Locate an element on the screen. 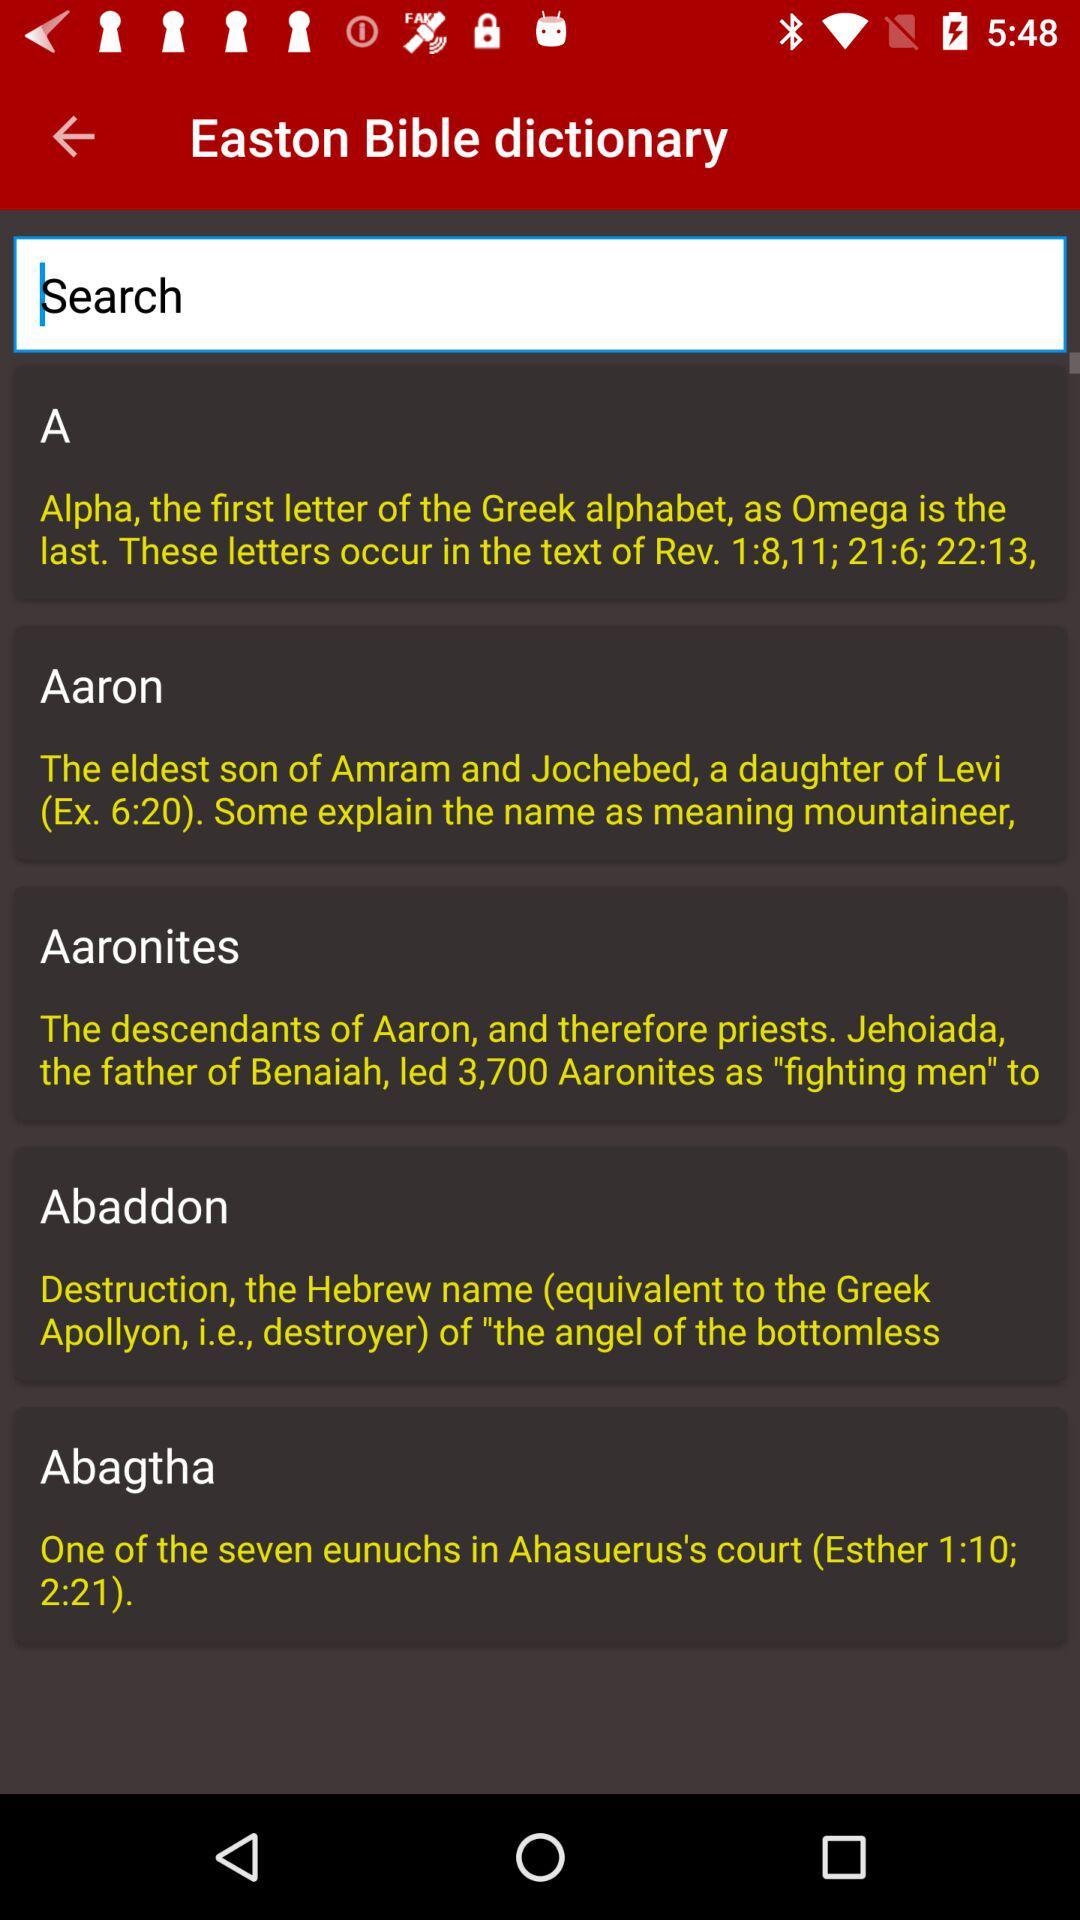 This screenshot has height=1920, width=1080. type search terms is located at coordinates (540, 293).